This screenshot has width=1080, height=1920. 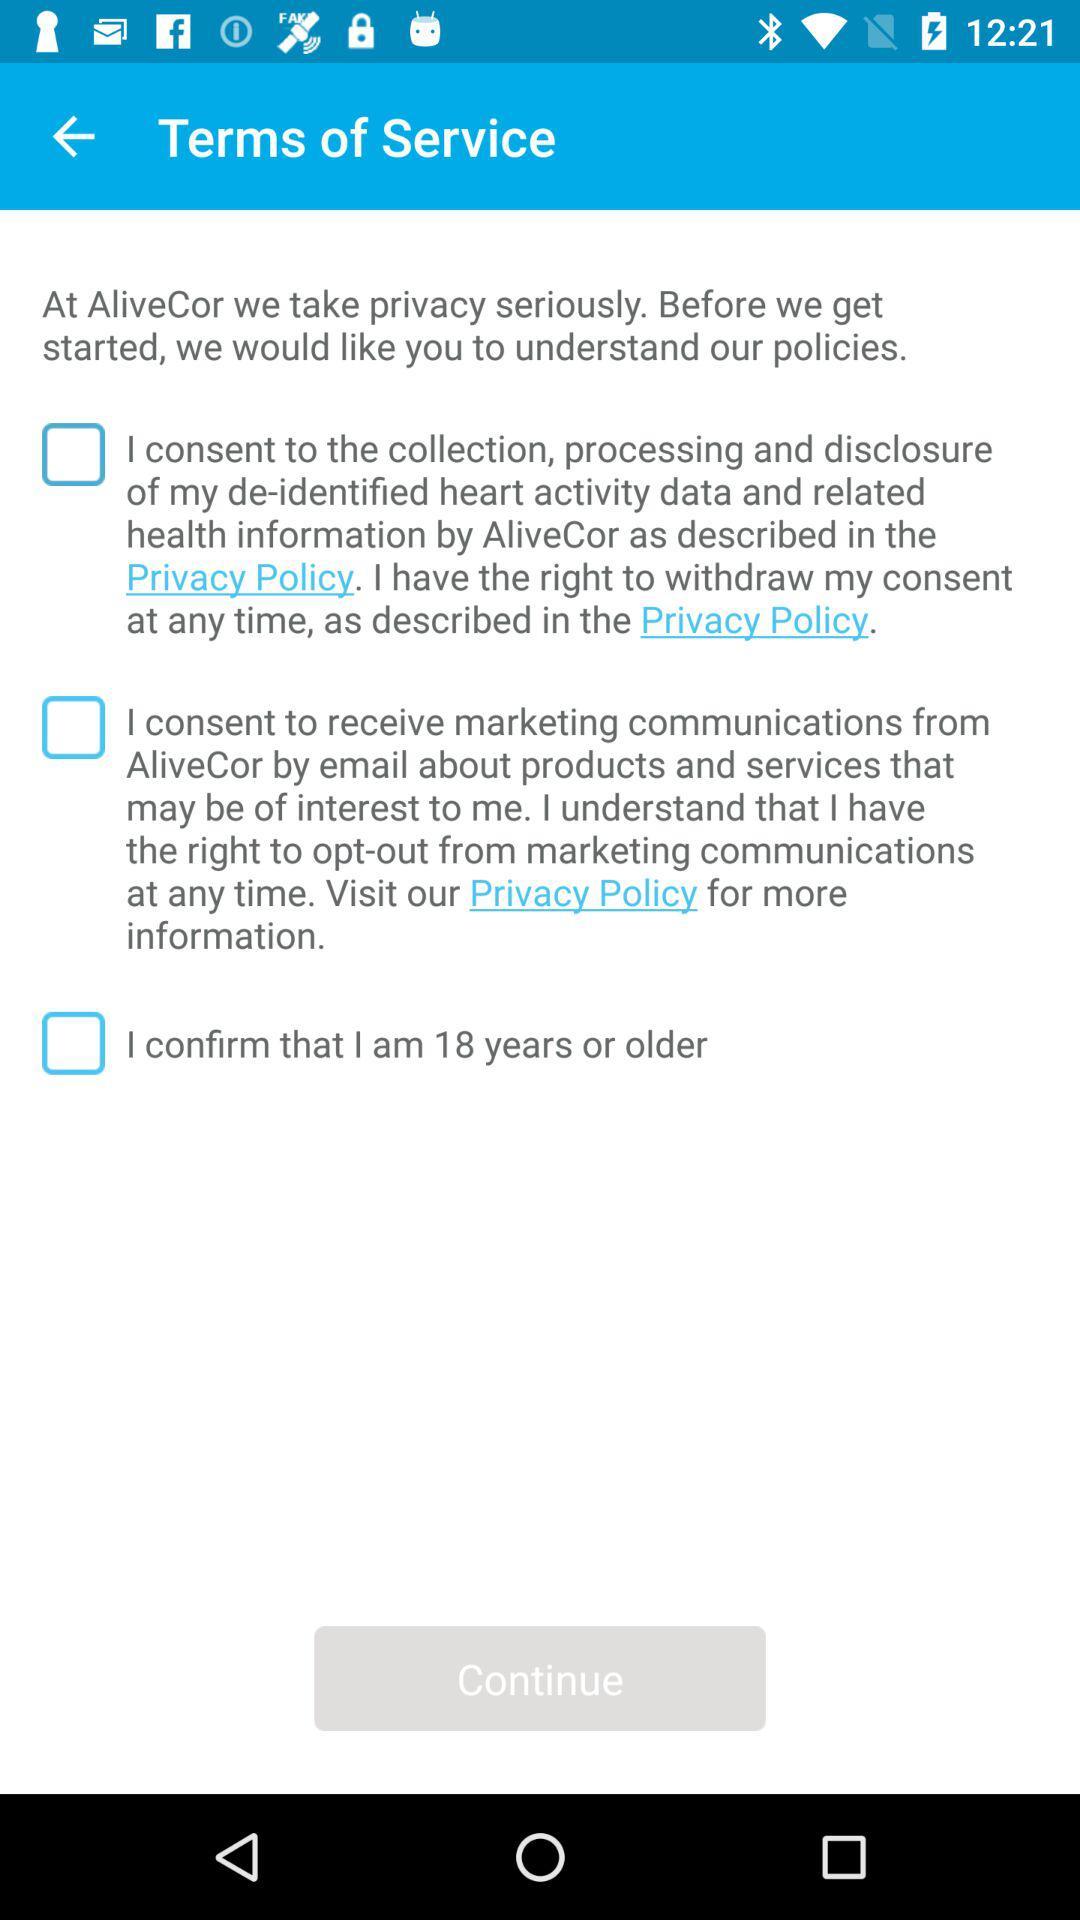 What do you see at coordinates (72, 135) in the screenshot?
I see `app next to the terms of service icon` at bounding box center [72, 135].